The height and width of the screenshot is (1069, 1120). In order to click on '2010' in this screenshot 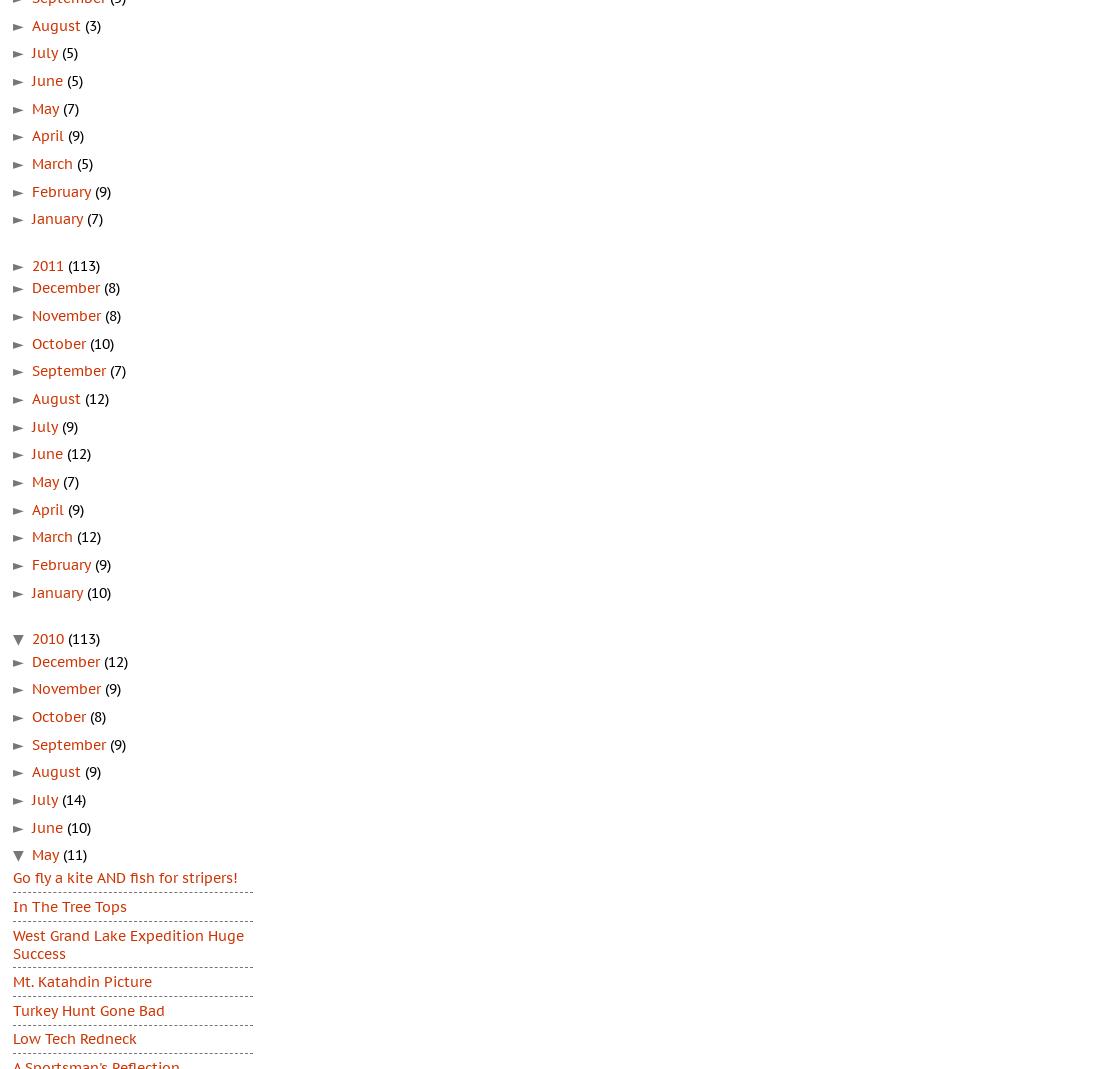, I will do `click(49, 637)`.